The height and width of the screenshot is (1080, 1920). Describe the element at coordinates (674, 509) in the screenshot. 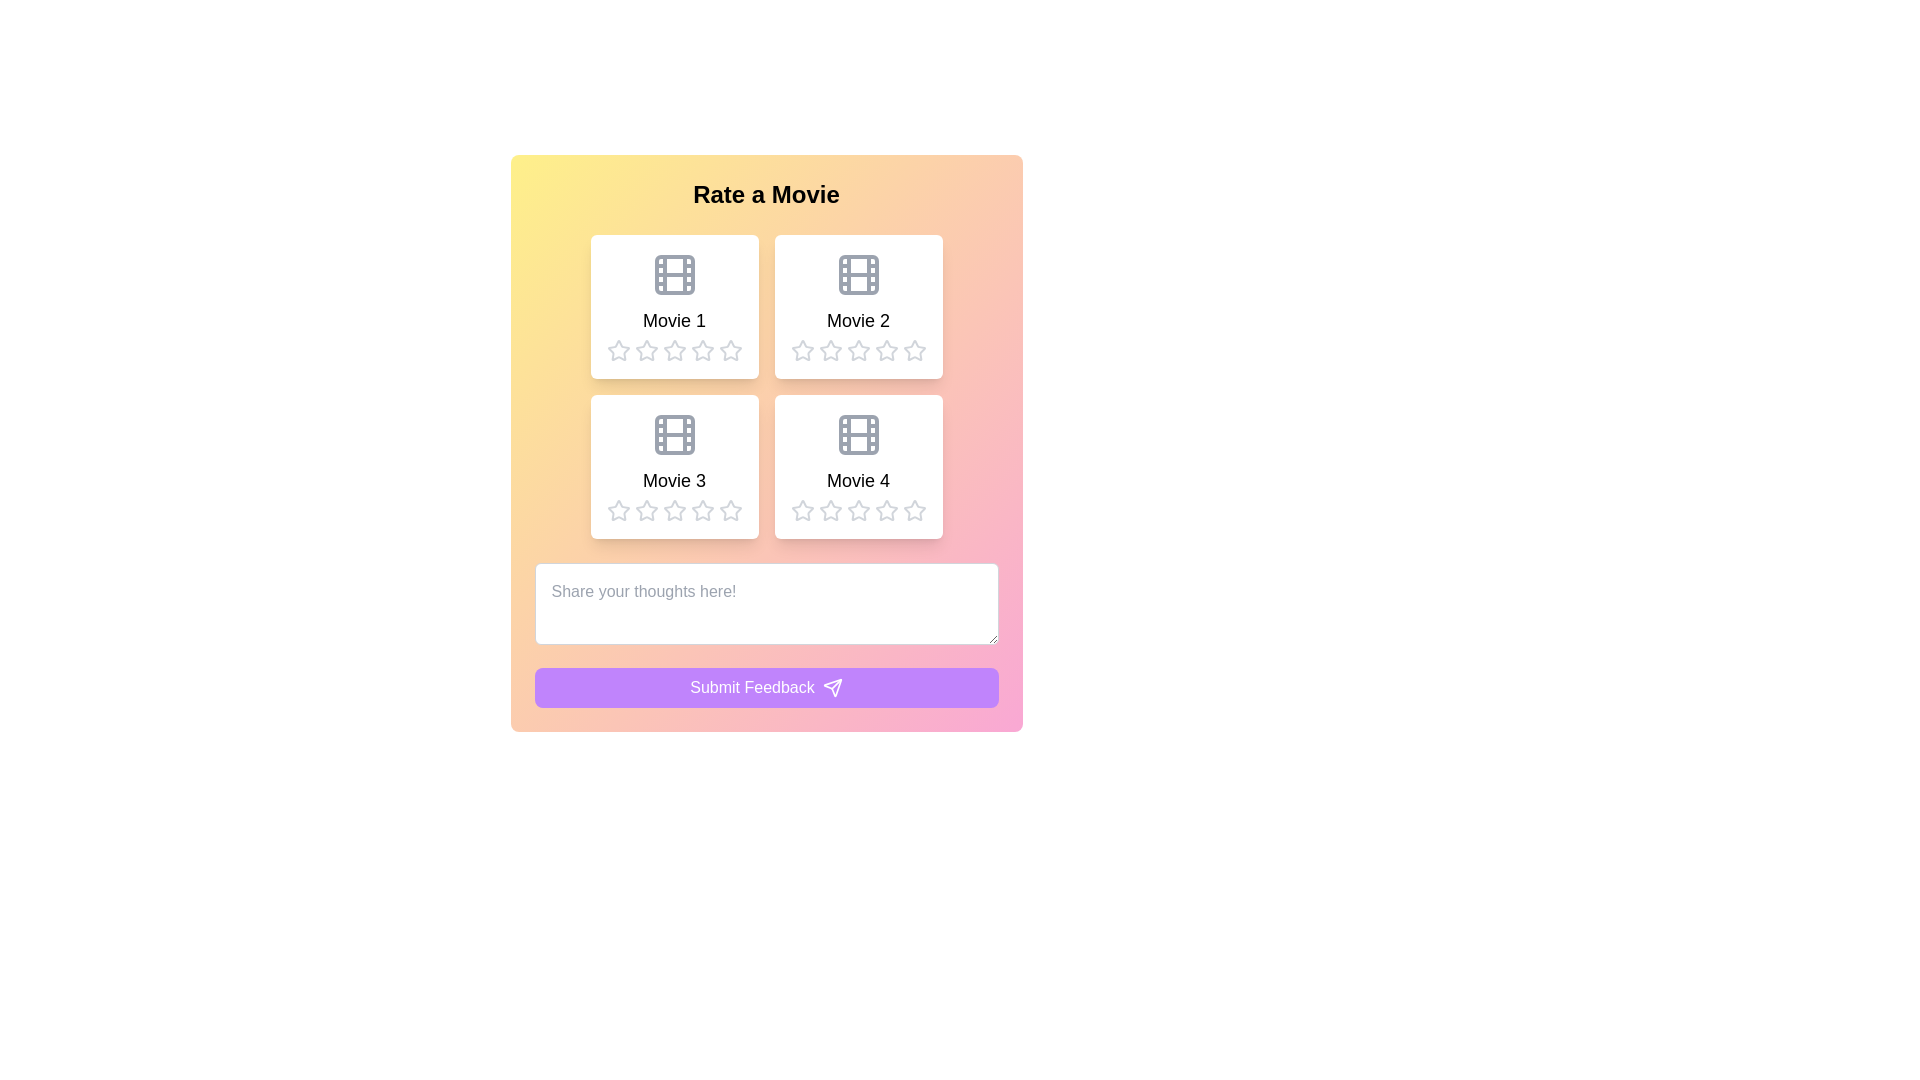

I see `the third star icon in the rating system under the 'Movie 3' section, which is styled with a hollow design and gentle shading` at that location.